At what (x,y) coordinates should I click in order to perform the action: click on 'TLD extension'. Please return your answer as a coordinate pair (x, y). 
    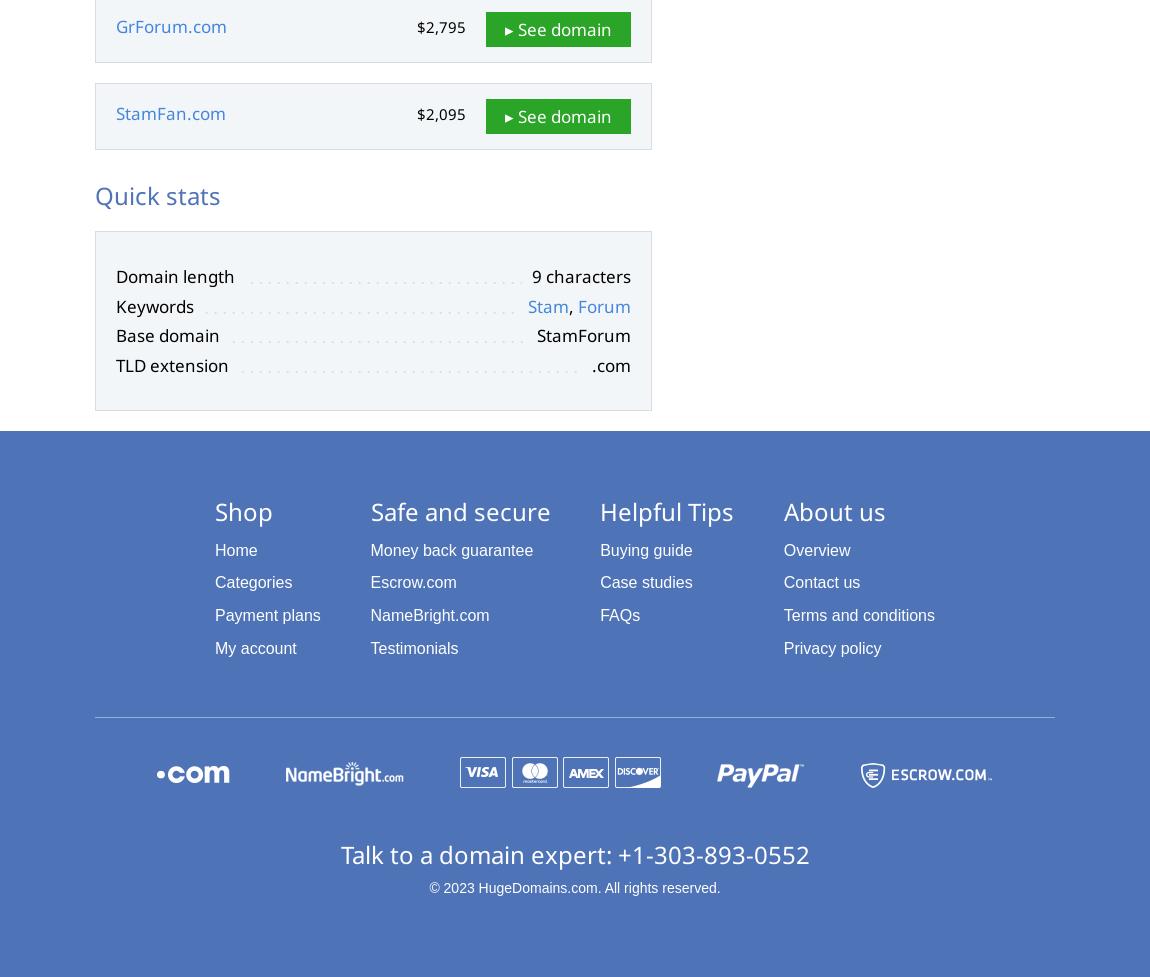
    Looking at the image, I should click on (115, 365).